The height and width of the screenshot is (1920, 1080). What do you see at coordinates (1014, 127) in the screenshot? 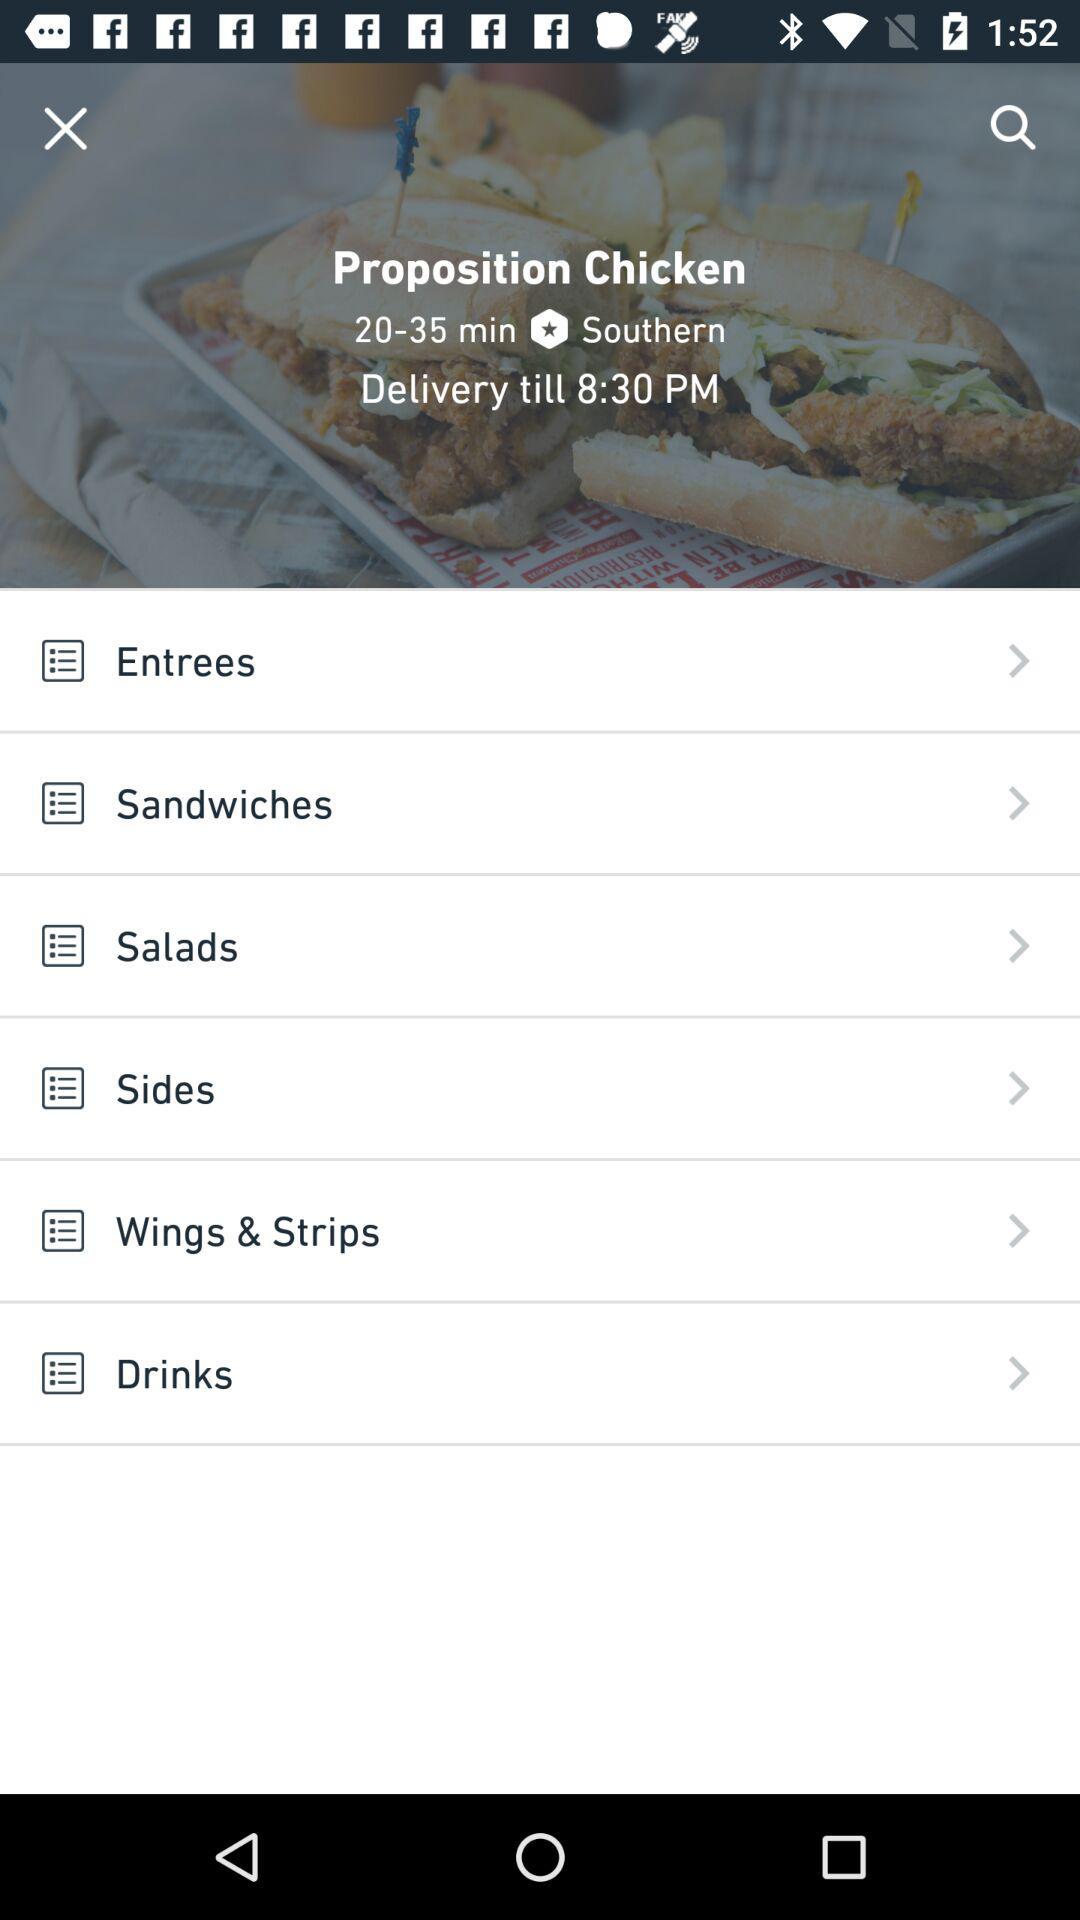
I see `search` at bounding box center [1014, 127].